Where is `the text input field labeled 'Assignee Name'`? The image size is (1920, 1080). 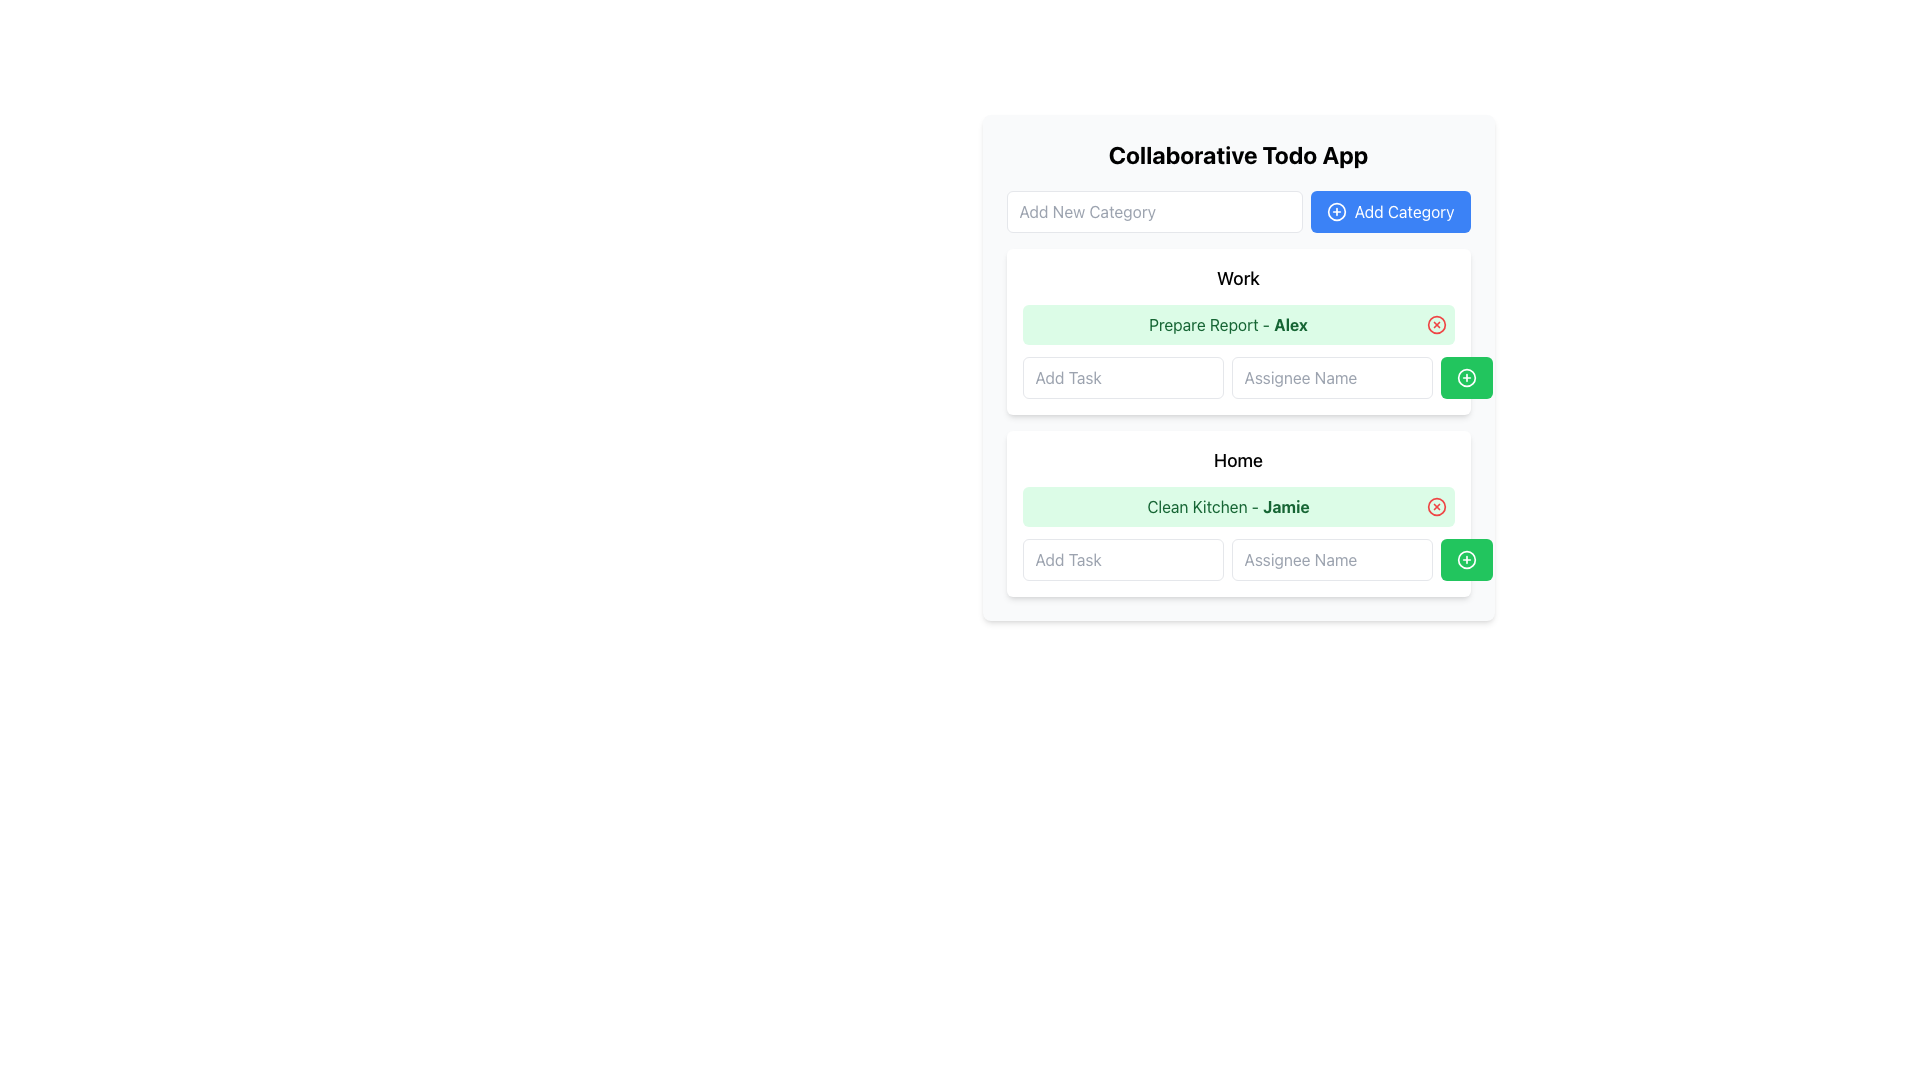 the text input field labeled 'Assignee Name' is located at coordinates (1331, 378).